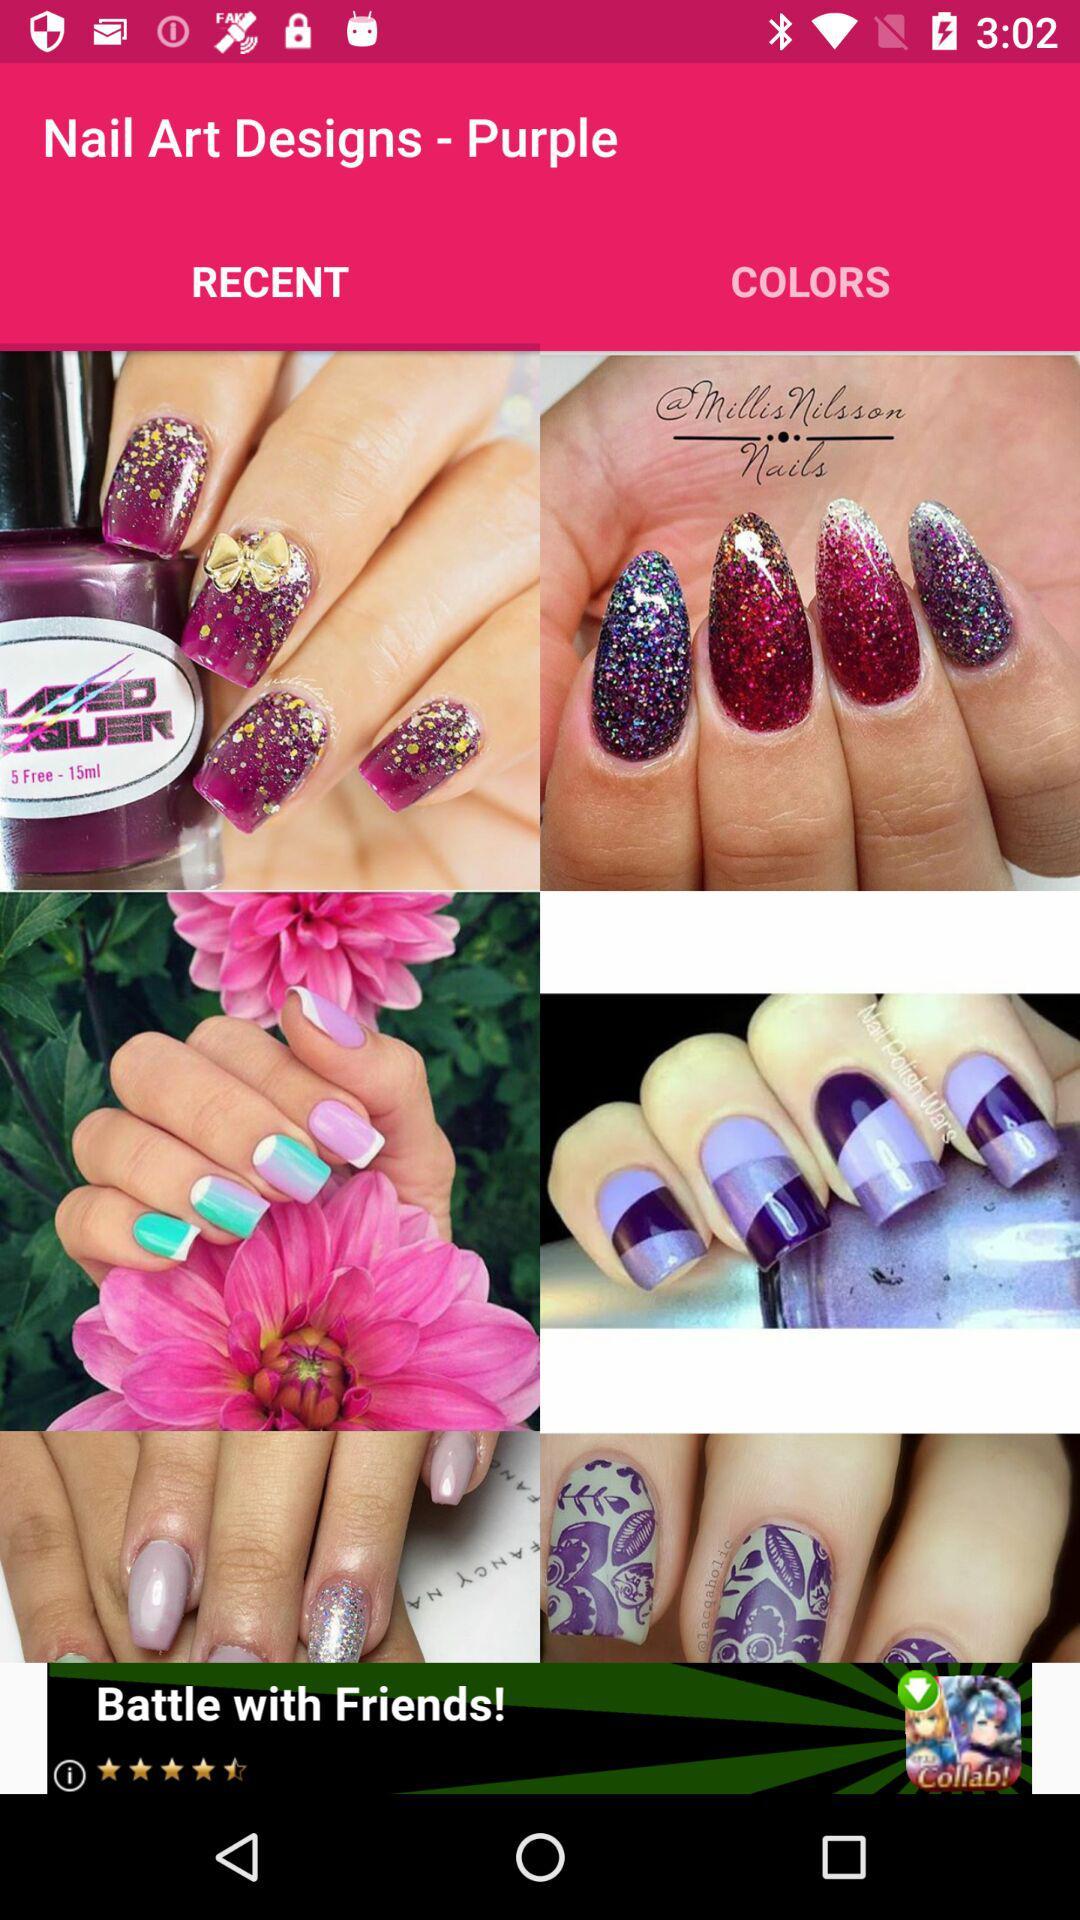 The width and height of the screenshot is (1080, 1920). What do you see at coordinates (538, 1727) in the screenshot?
I see `click advertisement` at bounding box center [538, 1727].